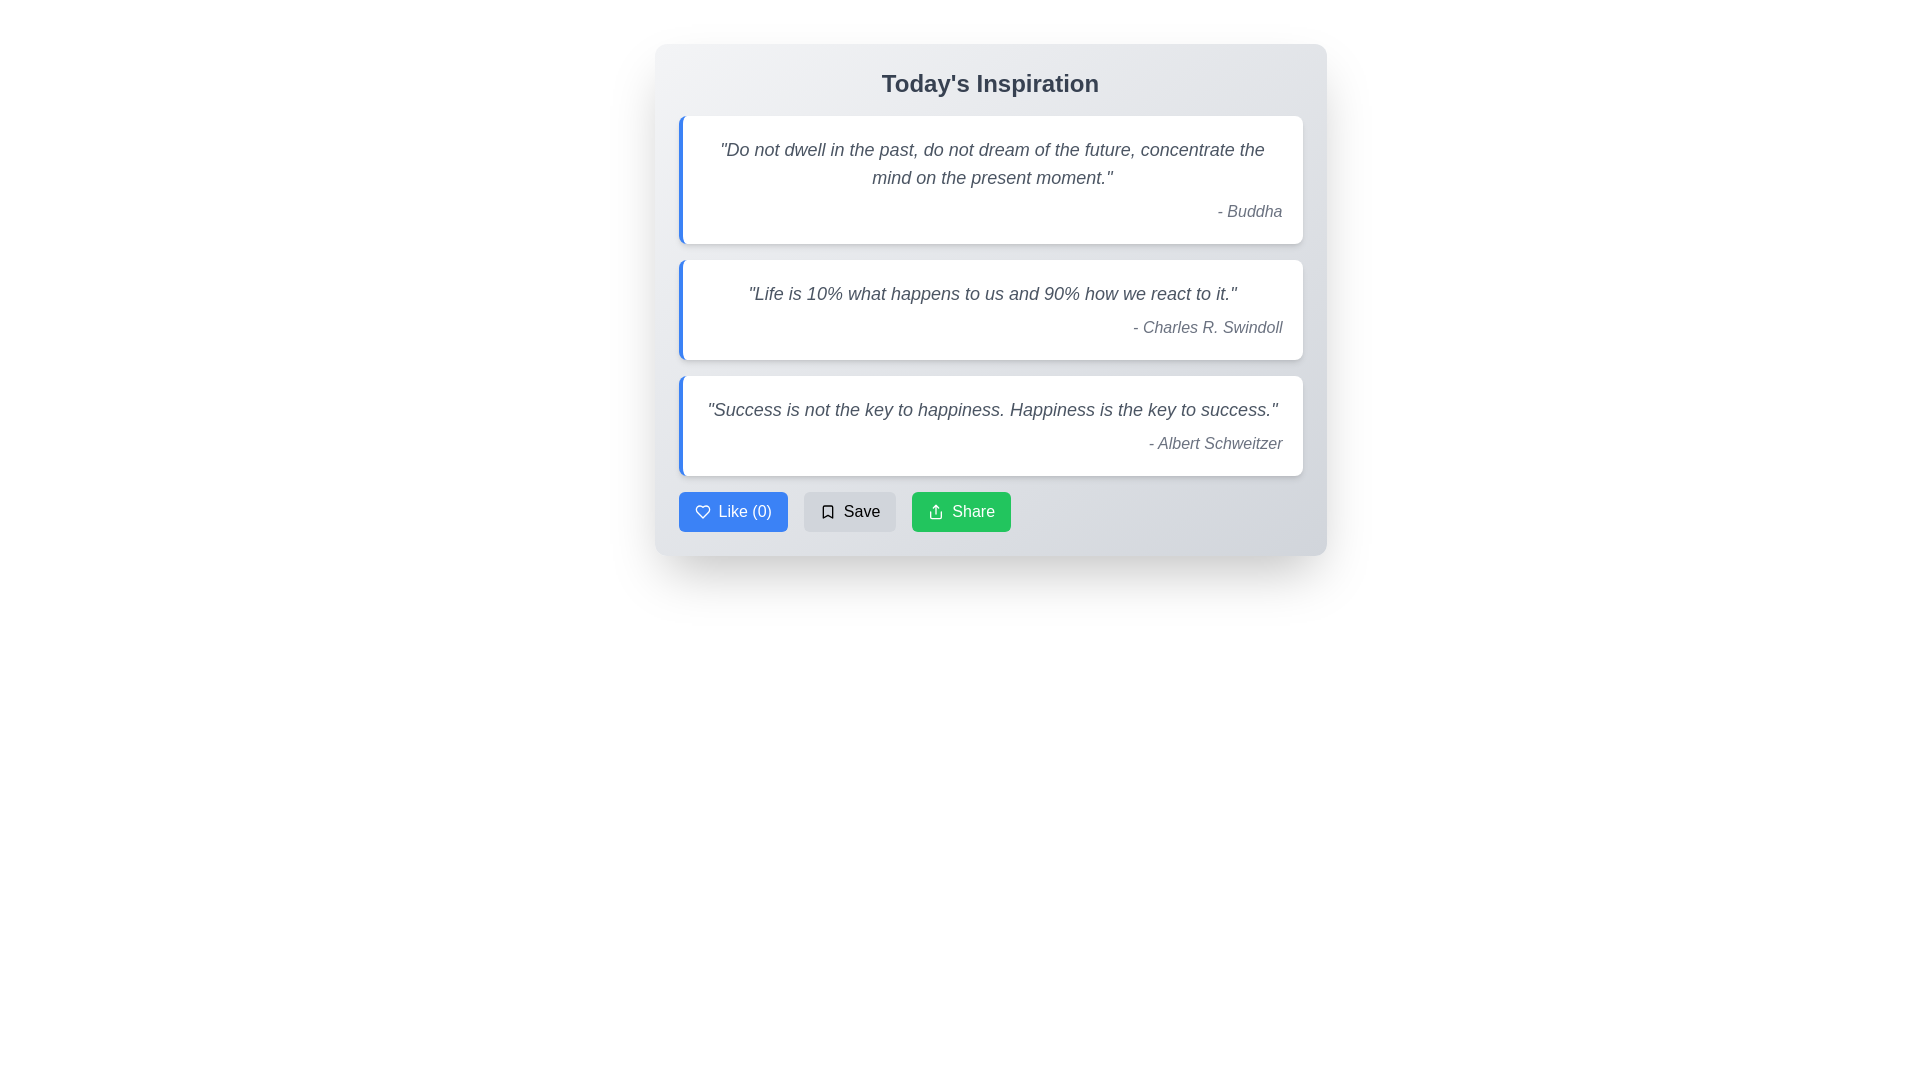 Image resolution: width=1920 pixels, height=1080 pixels. What do you see at coordinates (935, 511) in the screenshot?
I see `the share icon` at bounding box center [935, 511].